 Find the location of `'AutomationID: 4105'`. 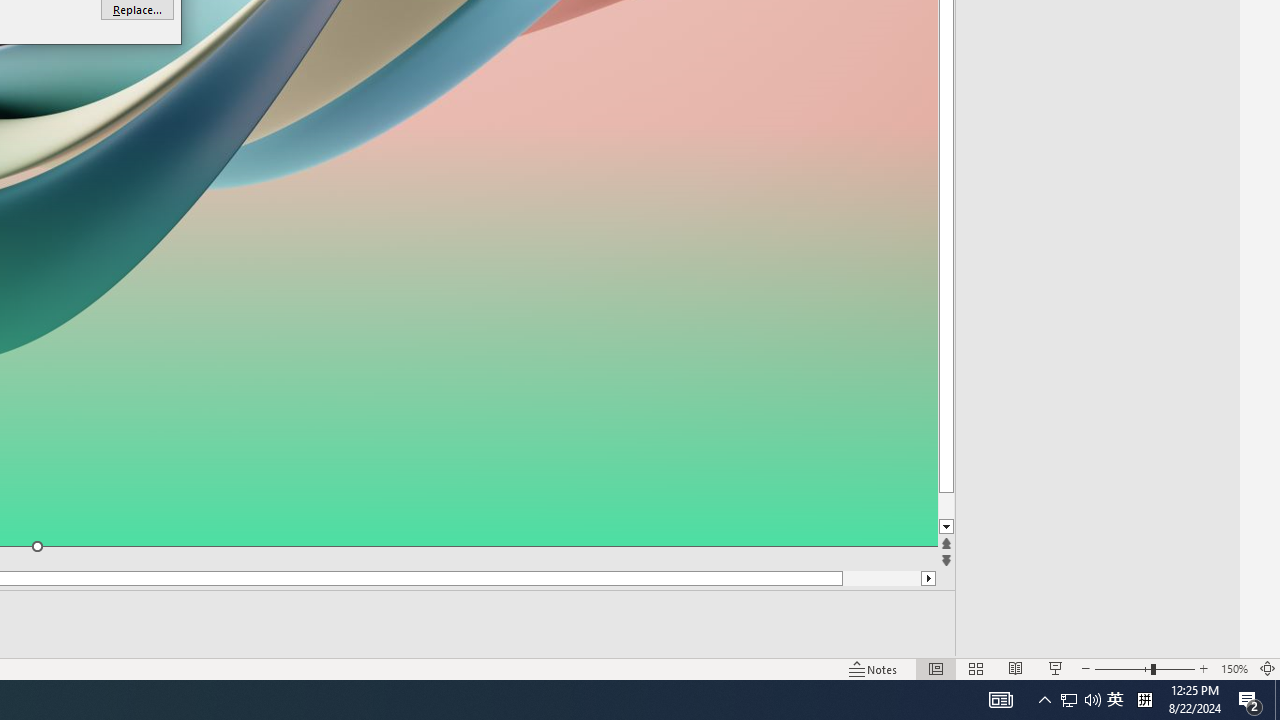

'AutomationID: 4105' is located at coordinates (1000, 698).